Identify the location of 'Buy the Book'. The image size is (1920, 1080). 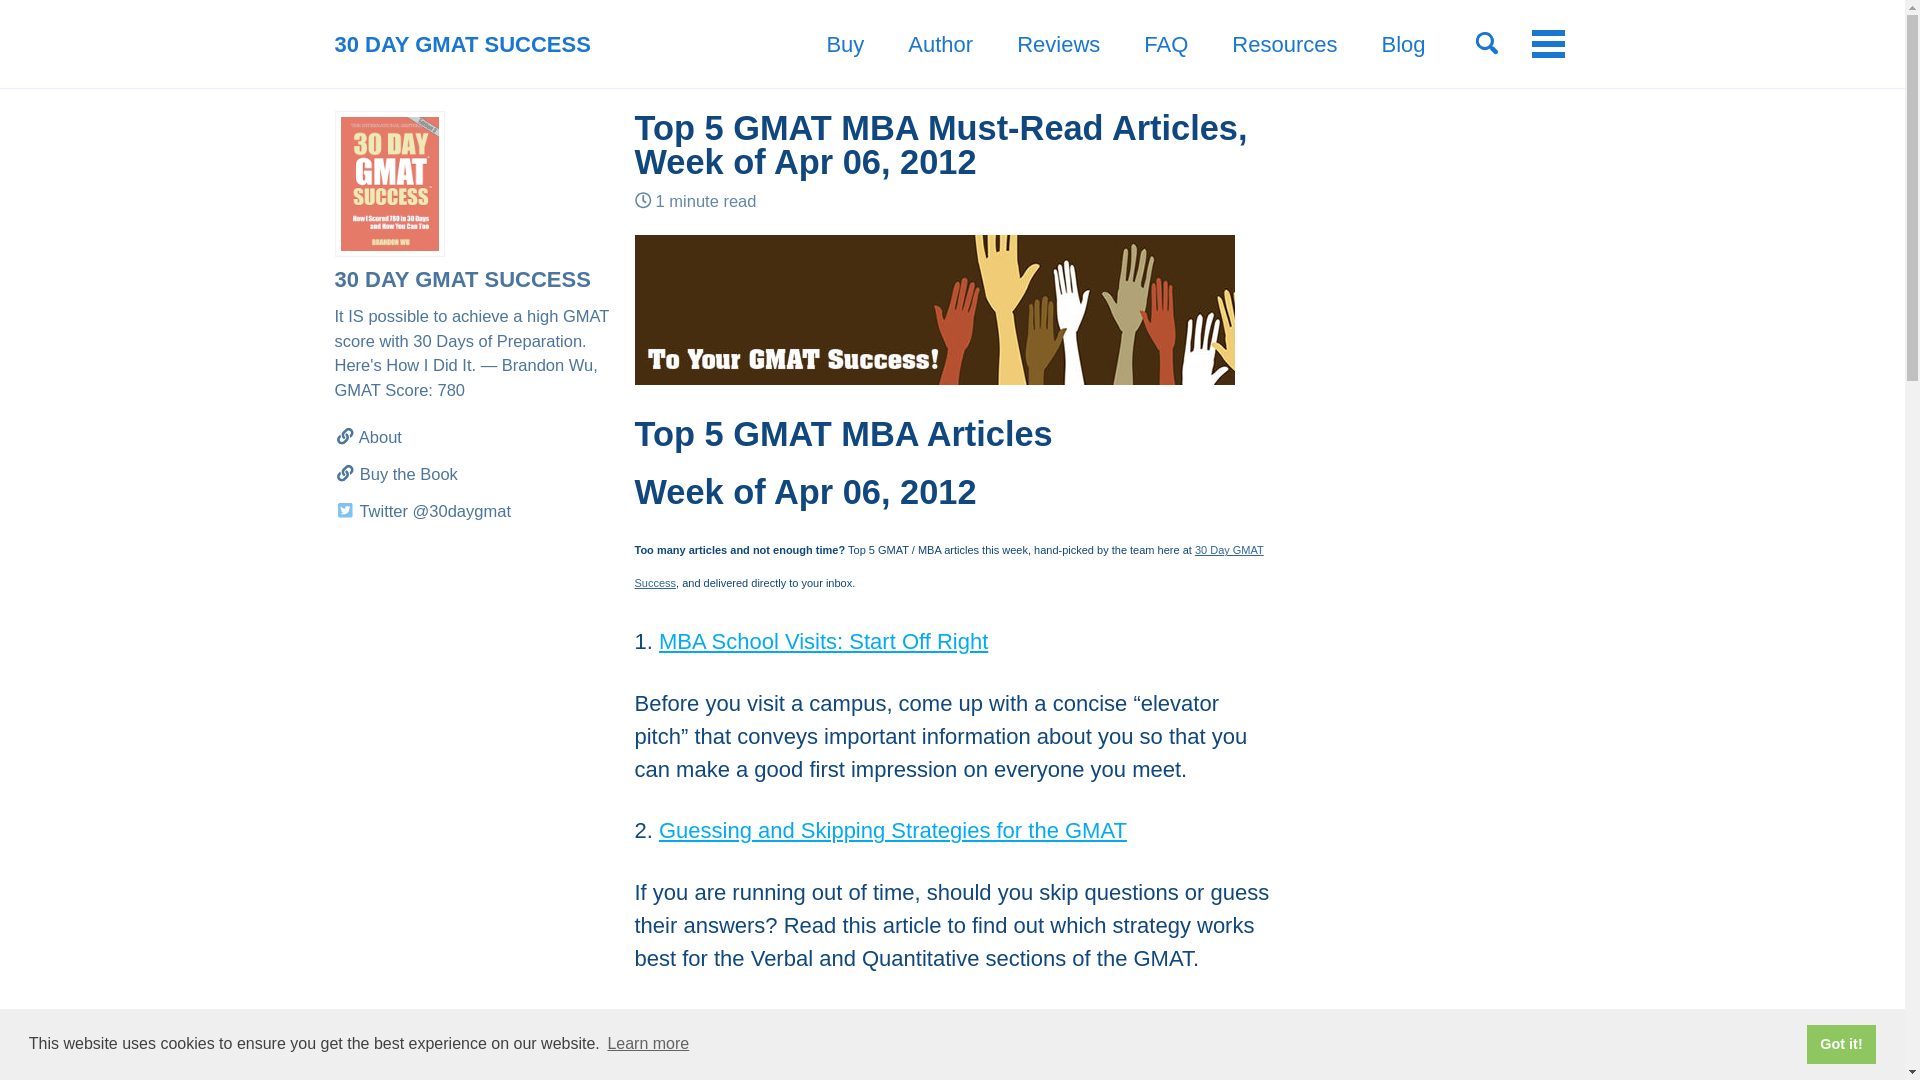
(472, 474).